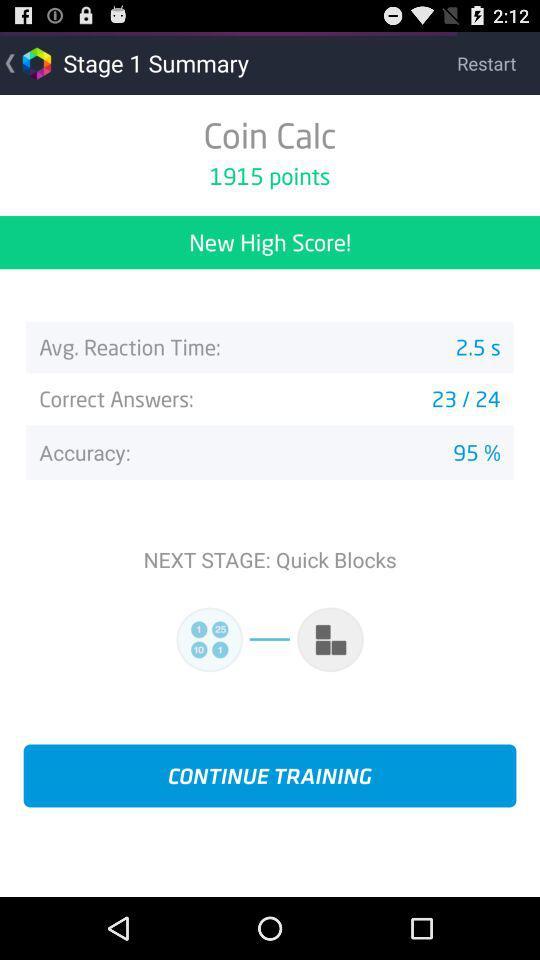  I want to click on restart icon, so click(497, 62).